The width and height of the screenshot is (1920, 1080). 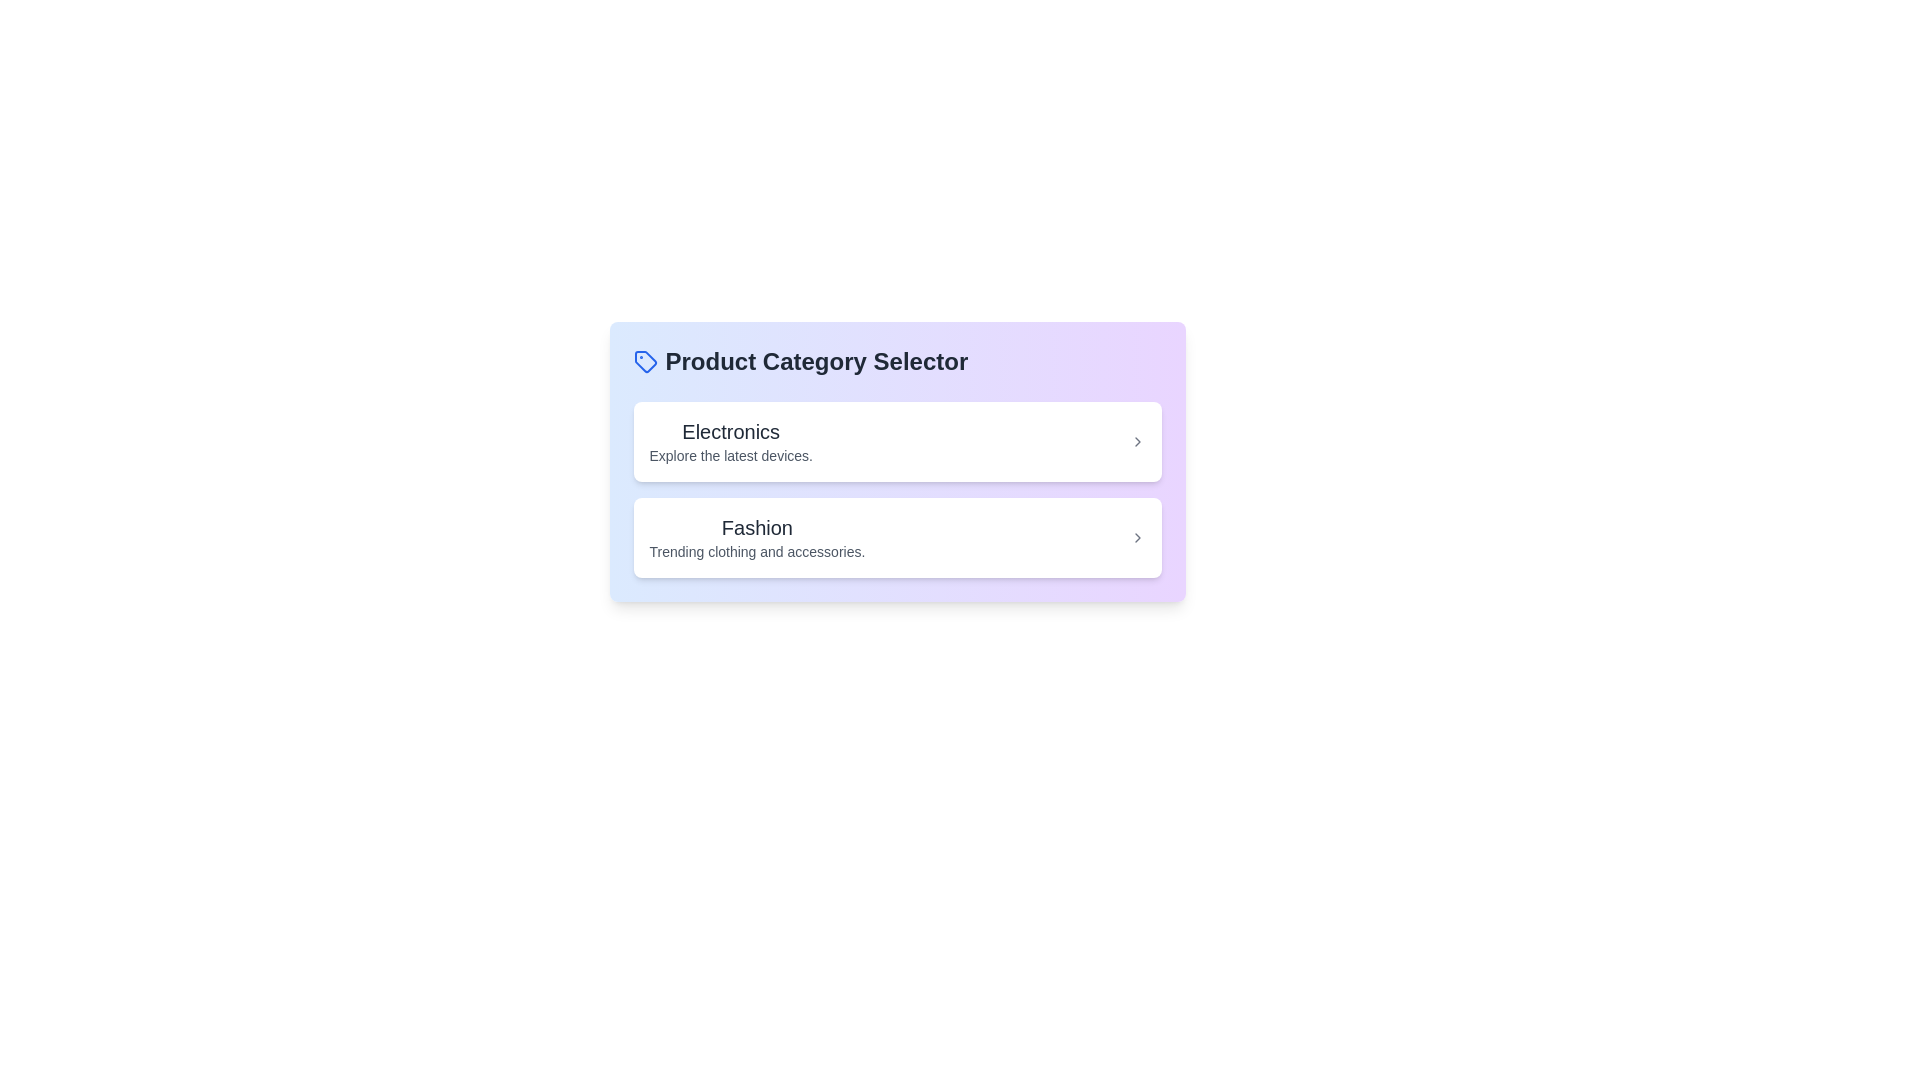 What do you see at coordinates (756, 551) in the screenshot?
I see `the Text Label that provides descriptive information about the 'Fashion' category, located within the second card below the title 'Fashion'` at bounding box center [756, 551].